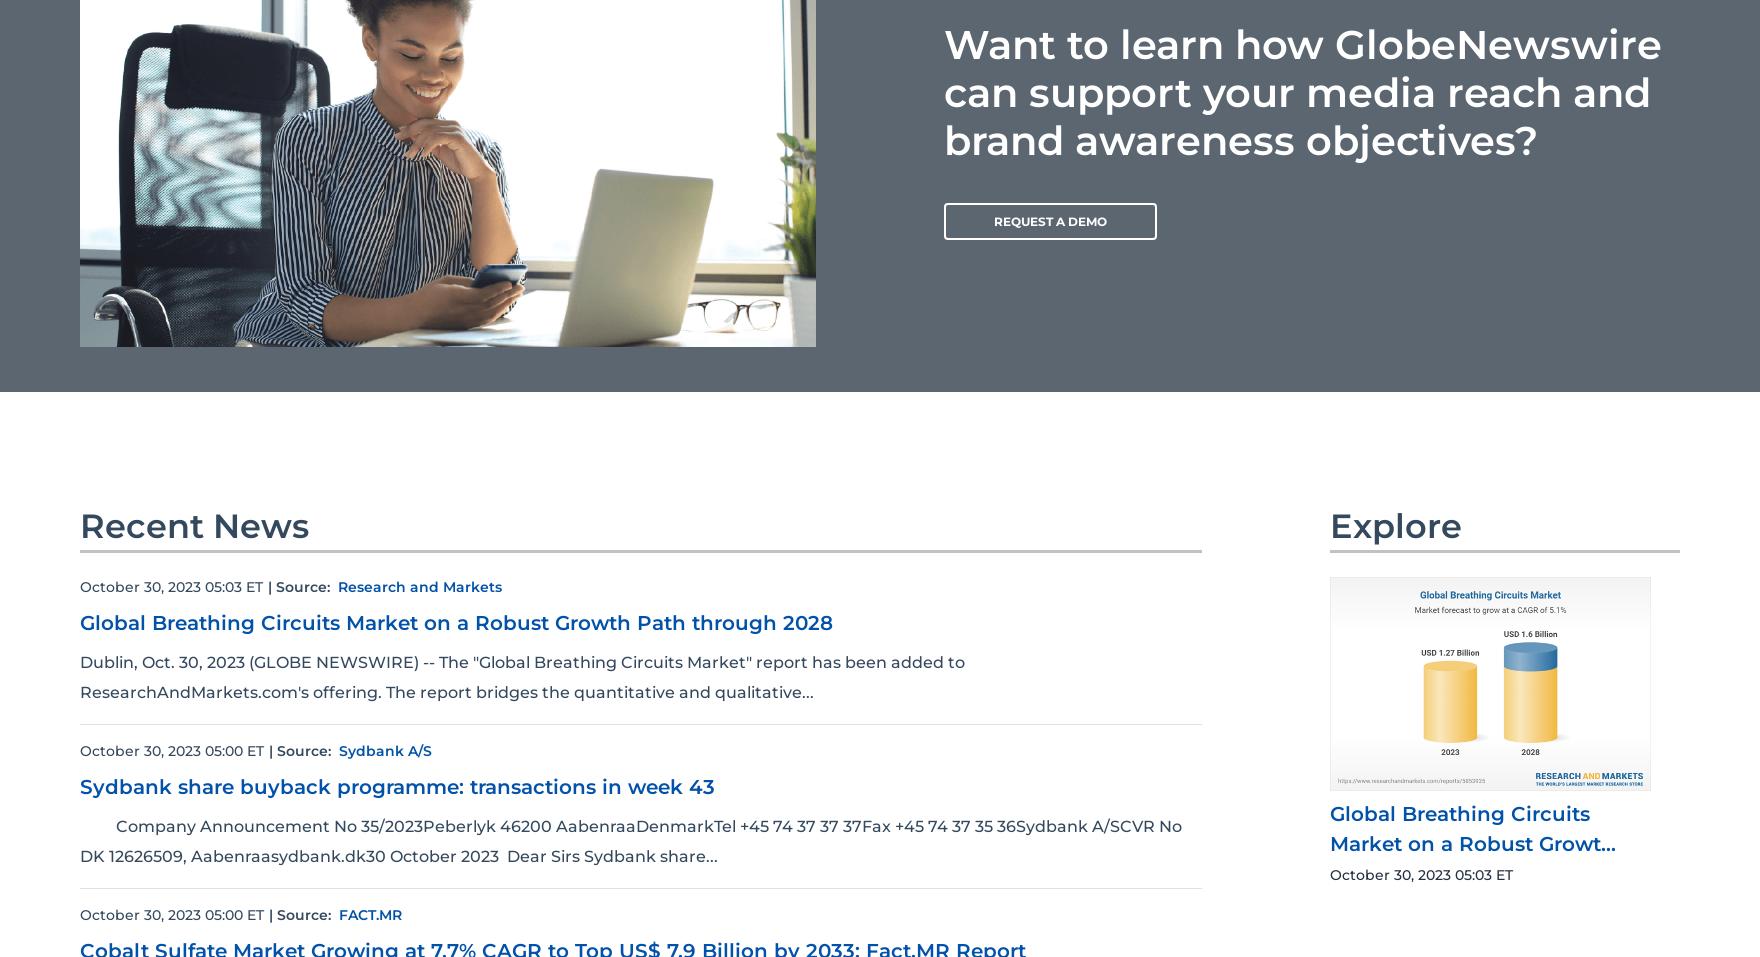 The image size is (1760, 957). I want to click on 'Recent News', so click(194, 525).